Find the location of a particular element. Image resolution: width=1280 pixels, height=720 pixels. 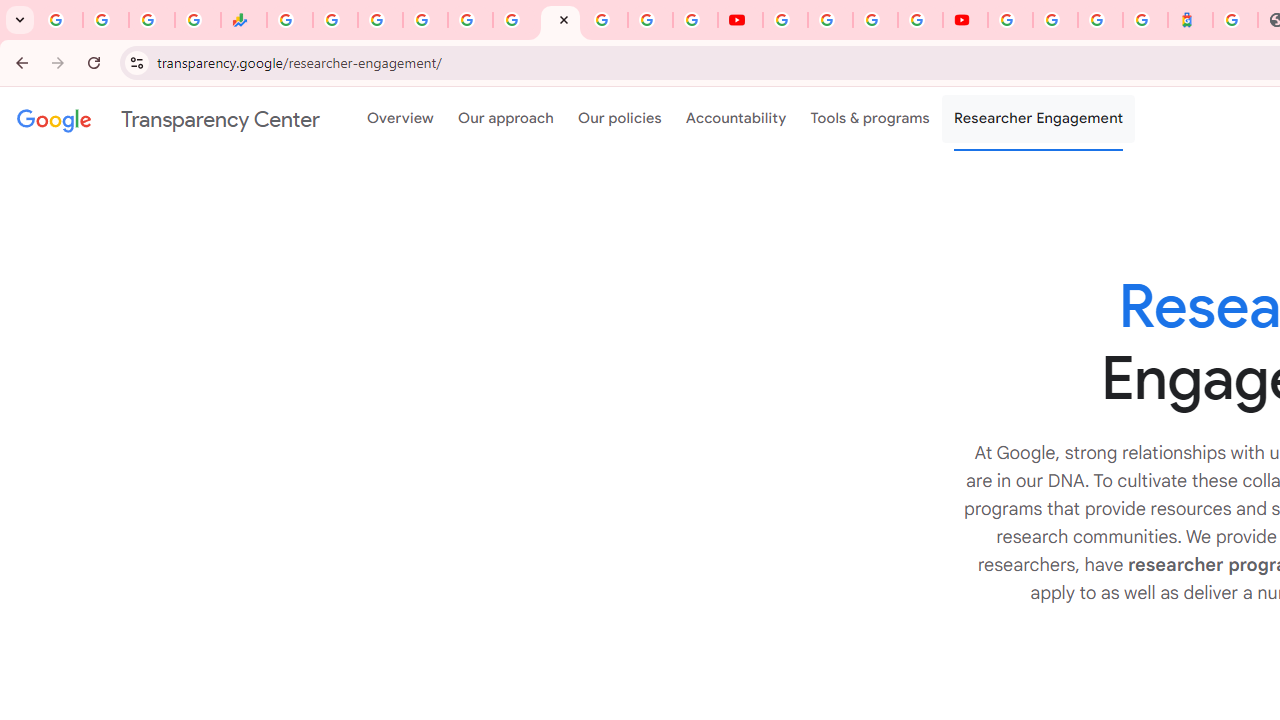

'Our policies' is located at coordinates (619, 119).